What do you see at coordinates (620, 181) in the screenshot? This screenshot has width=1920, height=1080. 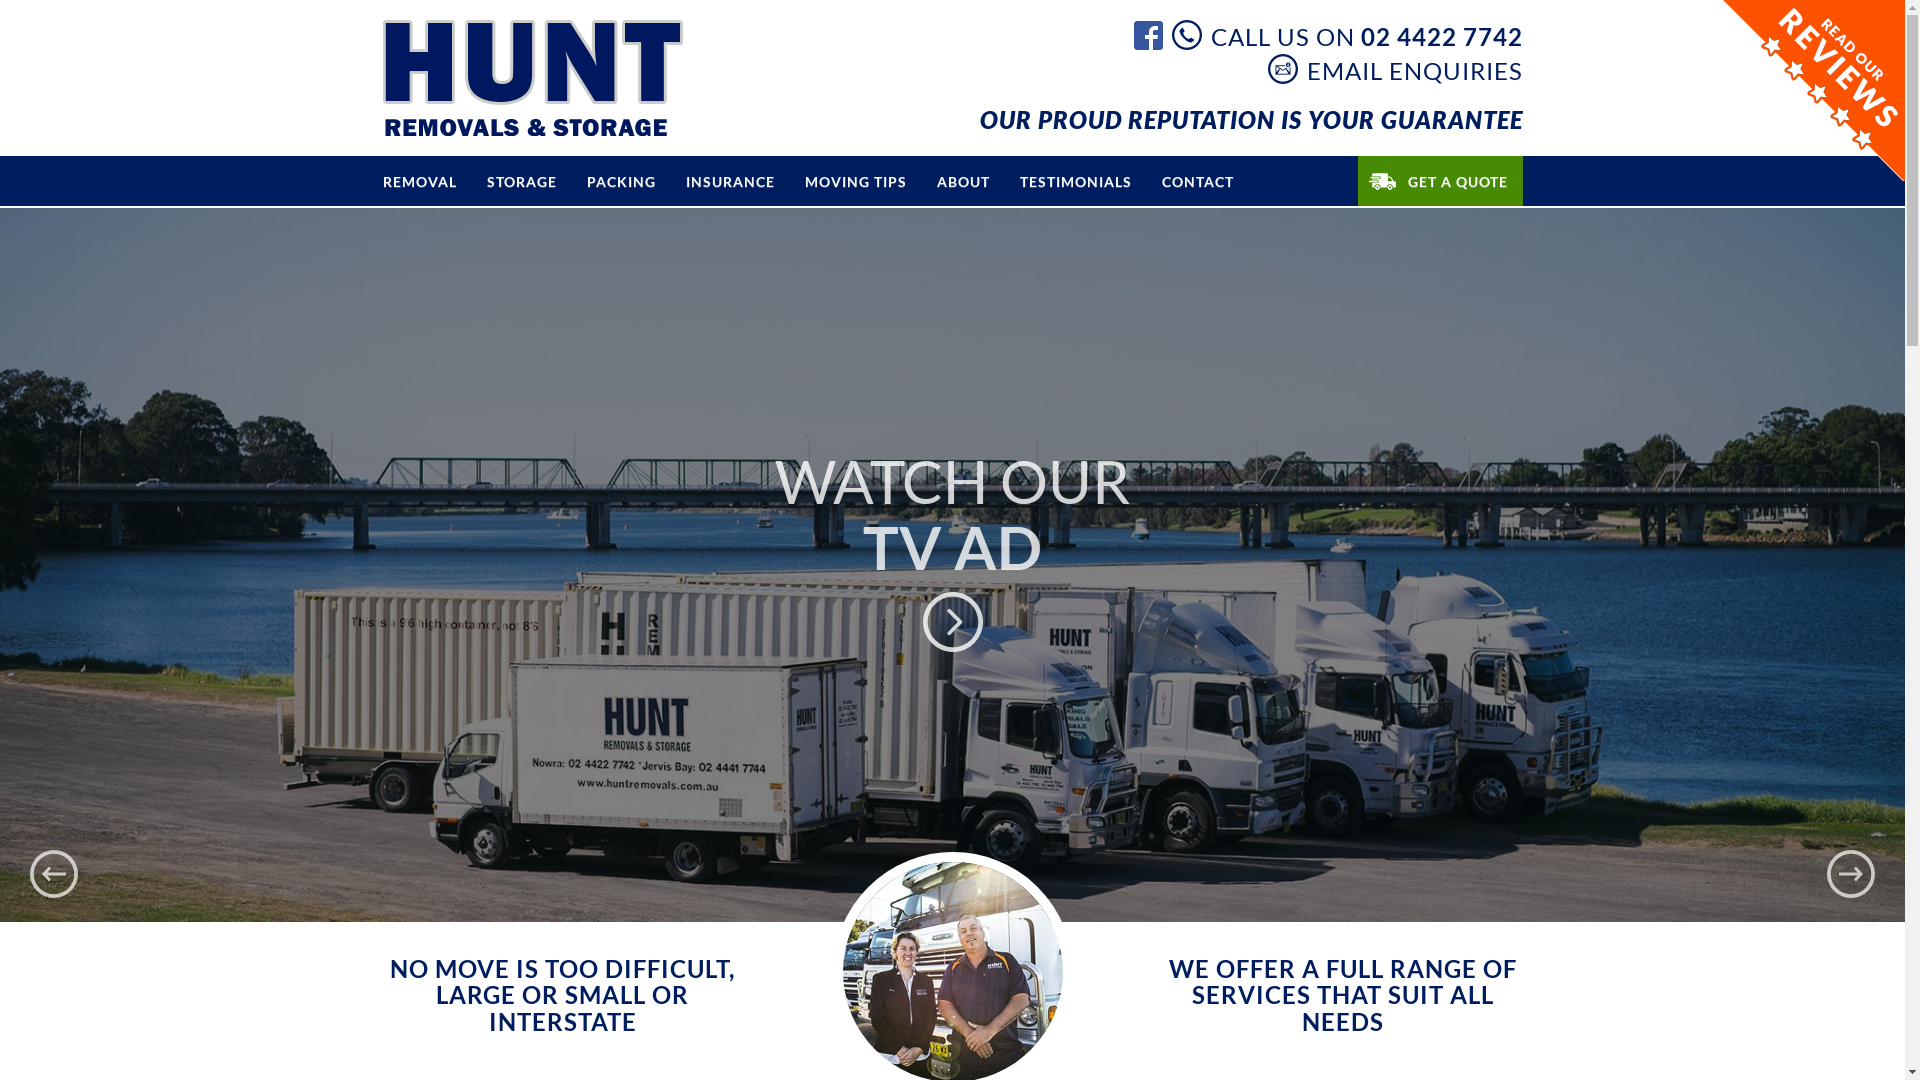 I see `'PACKING'` at bounding box center [620, 181].